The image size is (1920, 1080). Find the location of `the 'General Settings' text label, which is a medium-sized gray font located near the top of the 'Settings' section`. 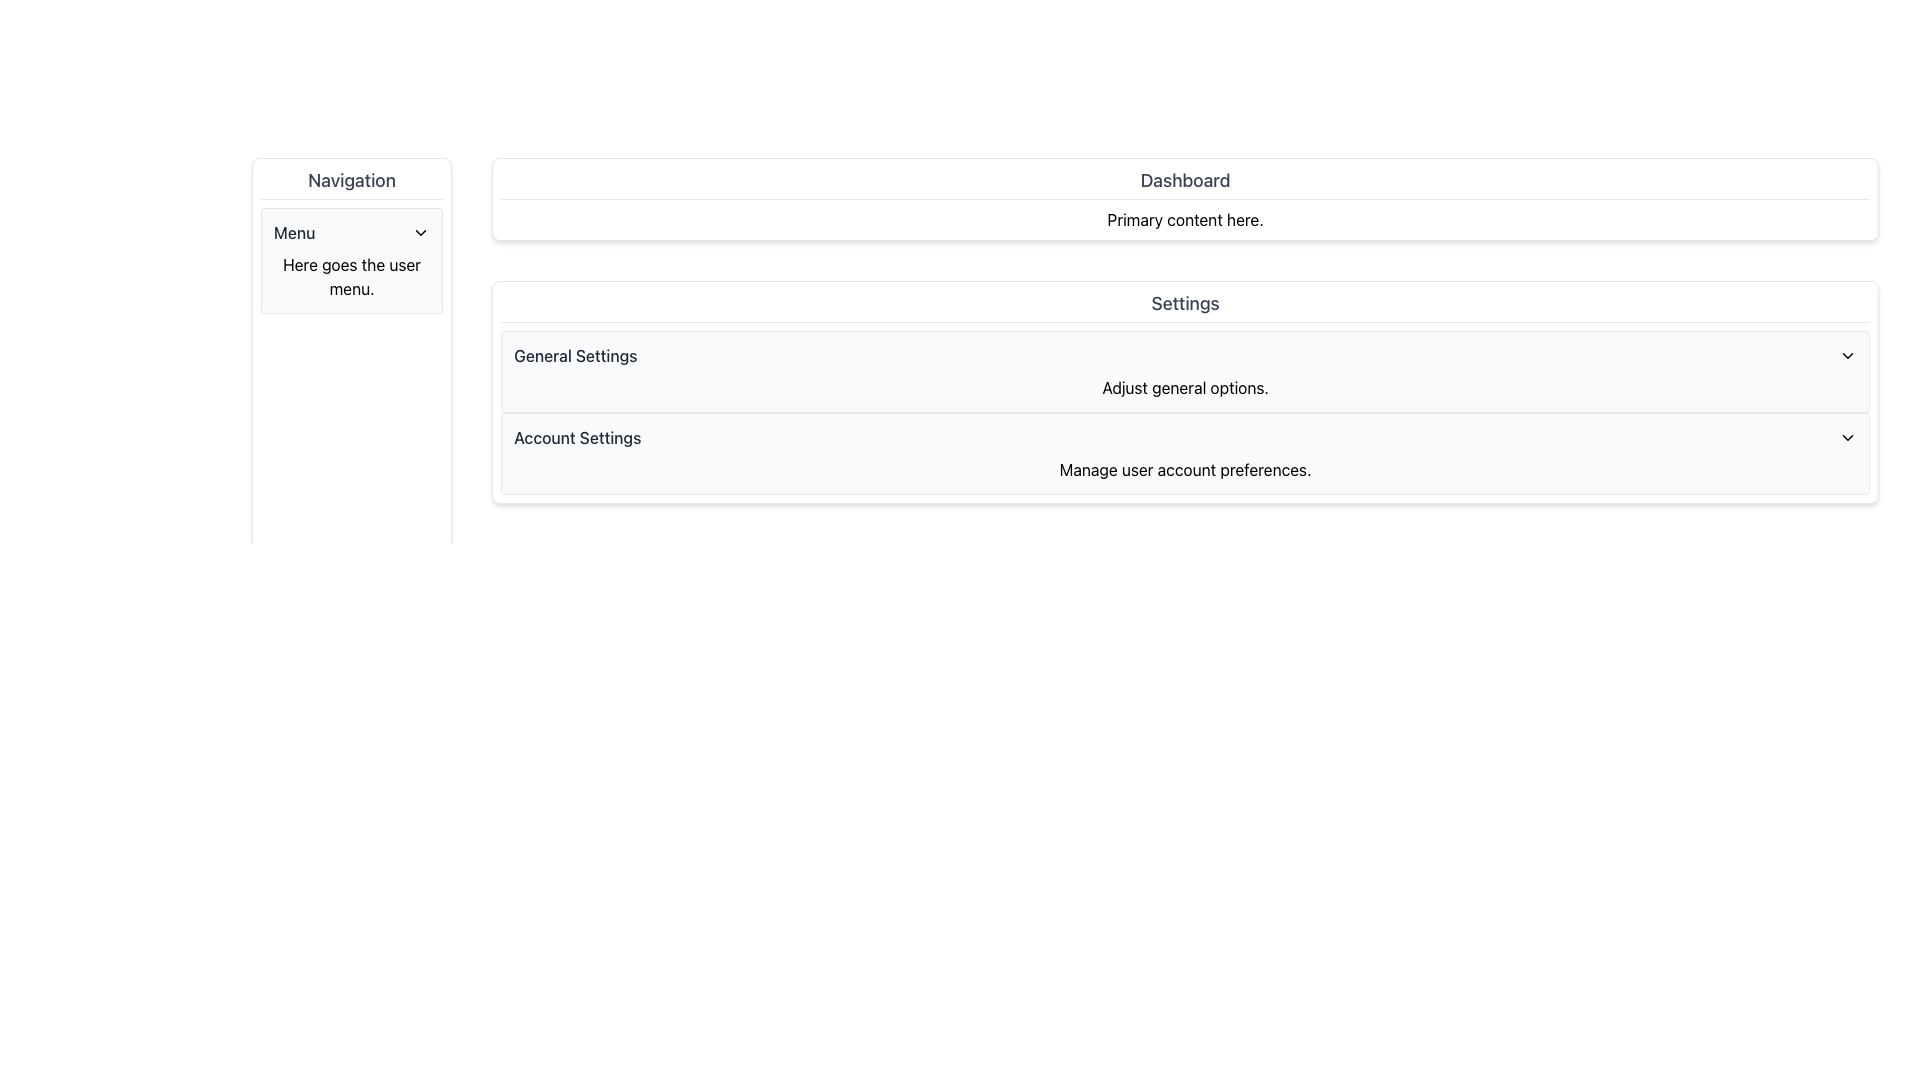

the 'General Settings' text label, which is a medium-sized gray font located near the top of the 'Settings' section is located at coordinates (574, 354).